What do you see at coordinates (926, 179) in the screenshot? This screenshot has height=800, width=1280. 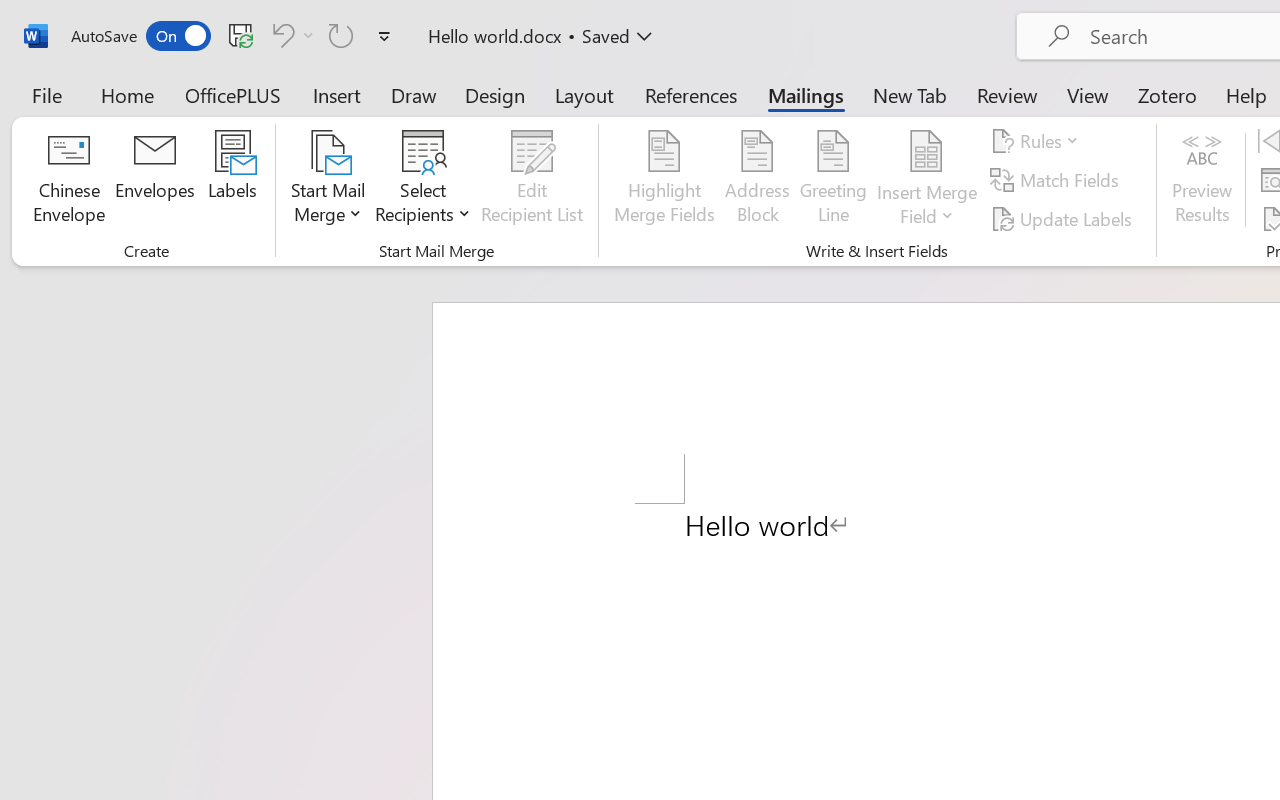 I see `'Insert Merge Field'` at bounding box center [926, 179].